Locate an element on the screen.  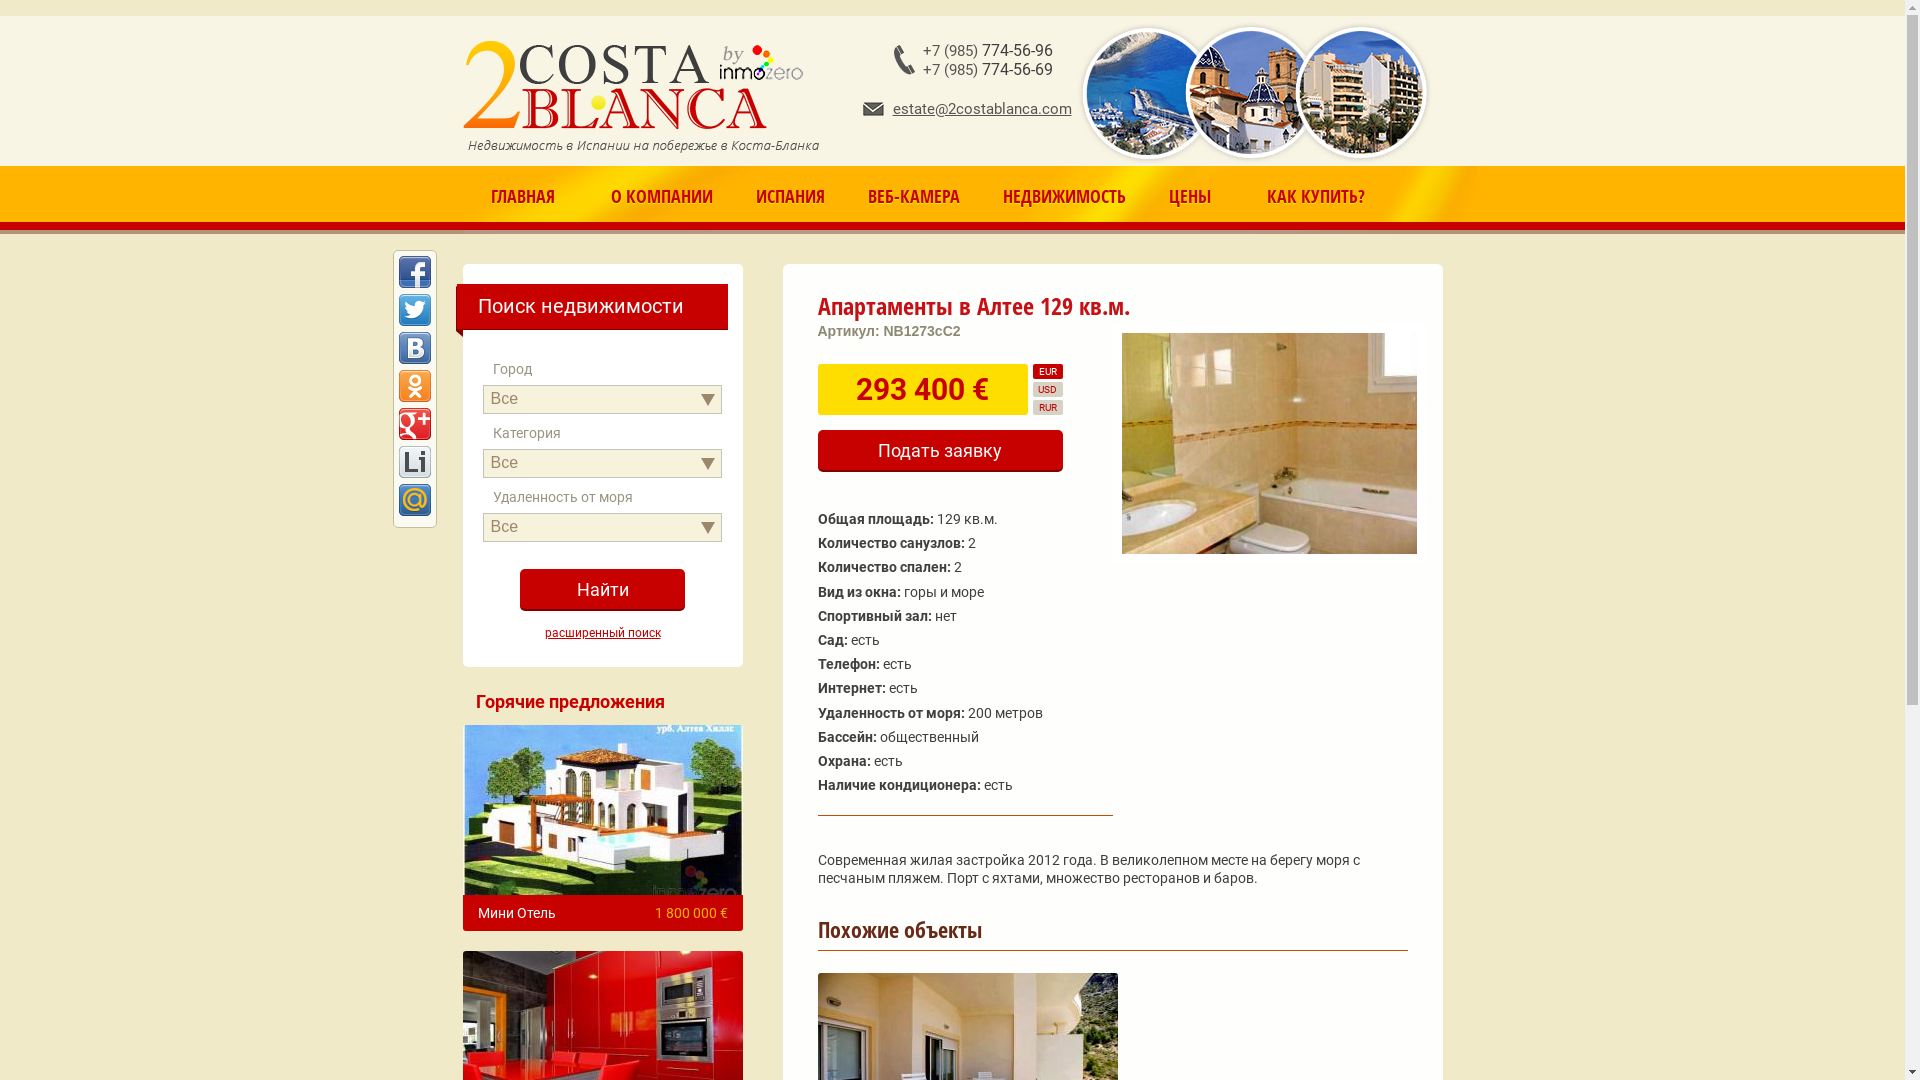
'estate@2costablanca.com' is located at coordinates (966, 108).